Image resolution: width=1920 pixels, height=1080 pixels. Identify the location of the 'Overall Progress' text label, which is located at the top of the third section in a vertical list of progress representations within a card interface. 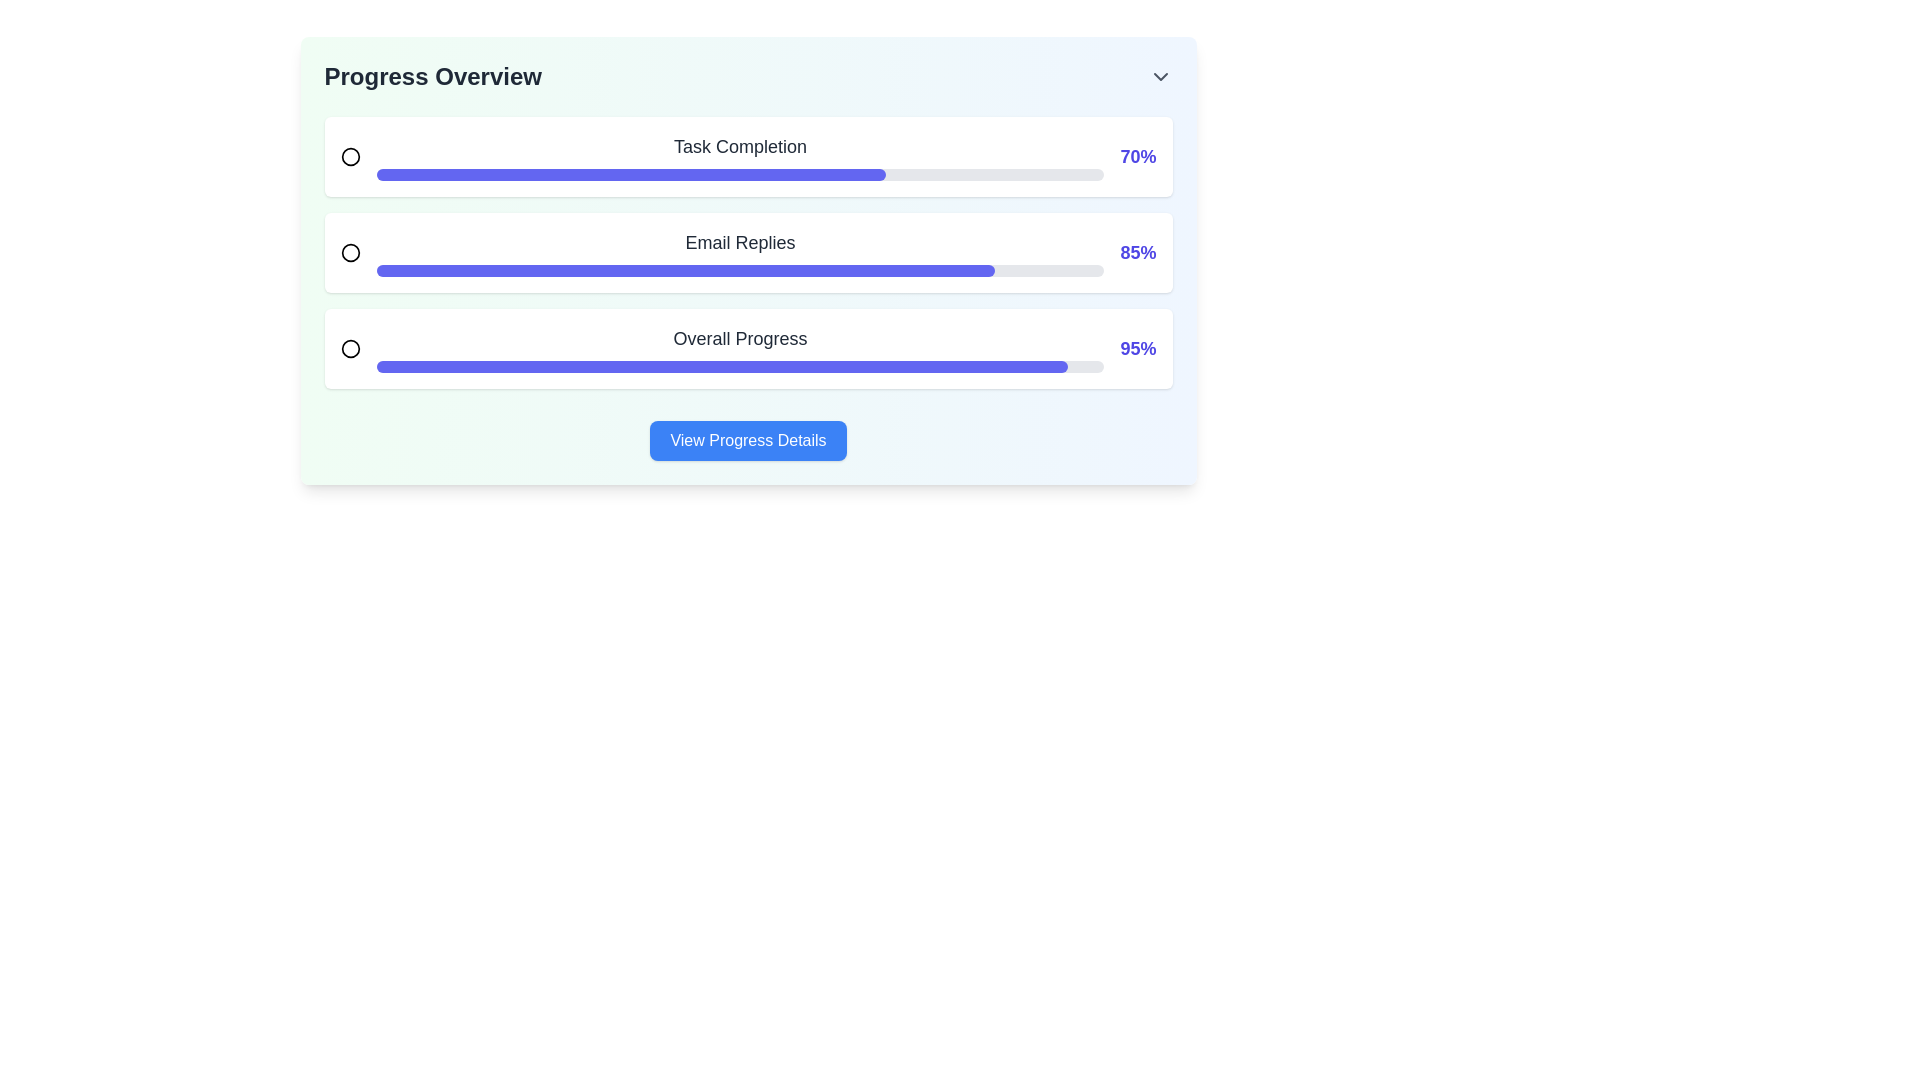
(739, 338).